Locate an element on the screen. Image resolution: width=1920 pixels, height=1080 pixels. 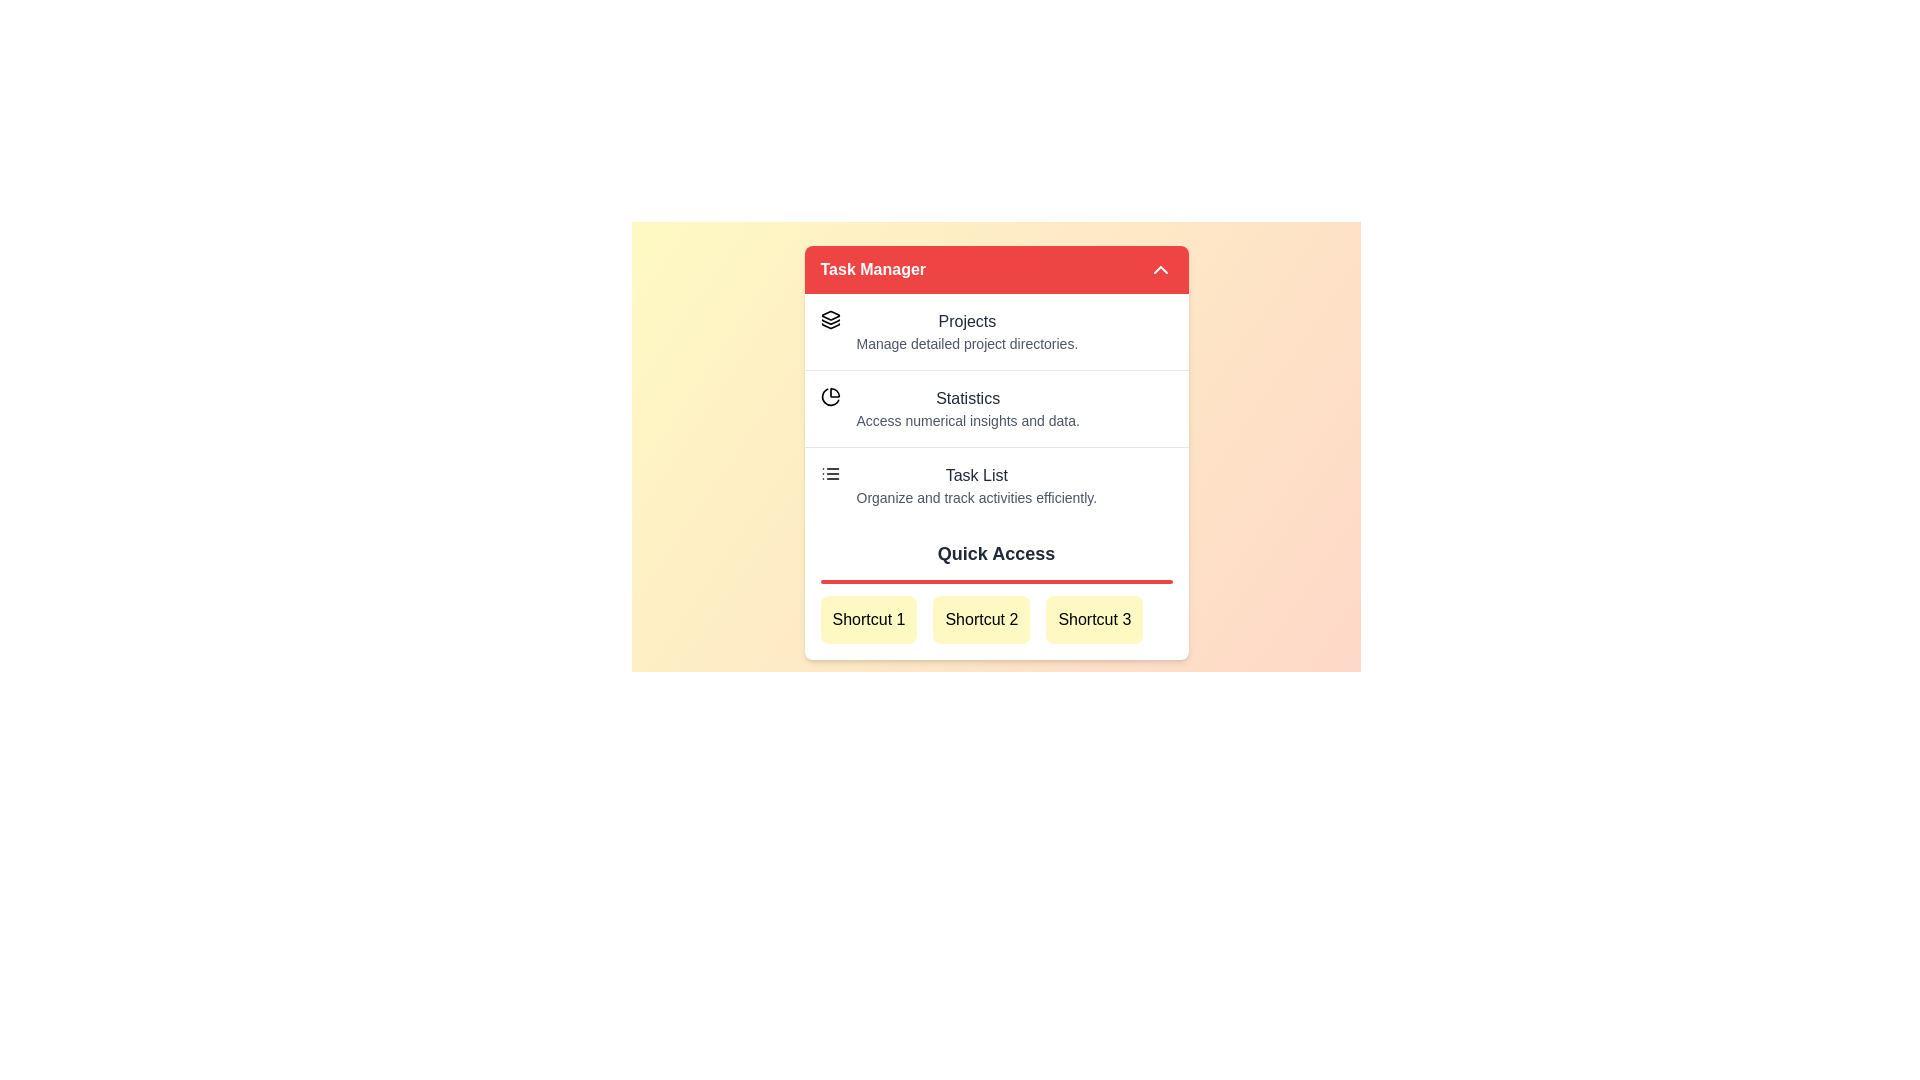
the menu item Projects from the list is located at coordinates (996, 330).